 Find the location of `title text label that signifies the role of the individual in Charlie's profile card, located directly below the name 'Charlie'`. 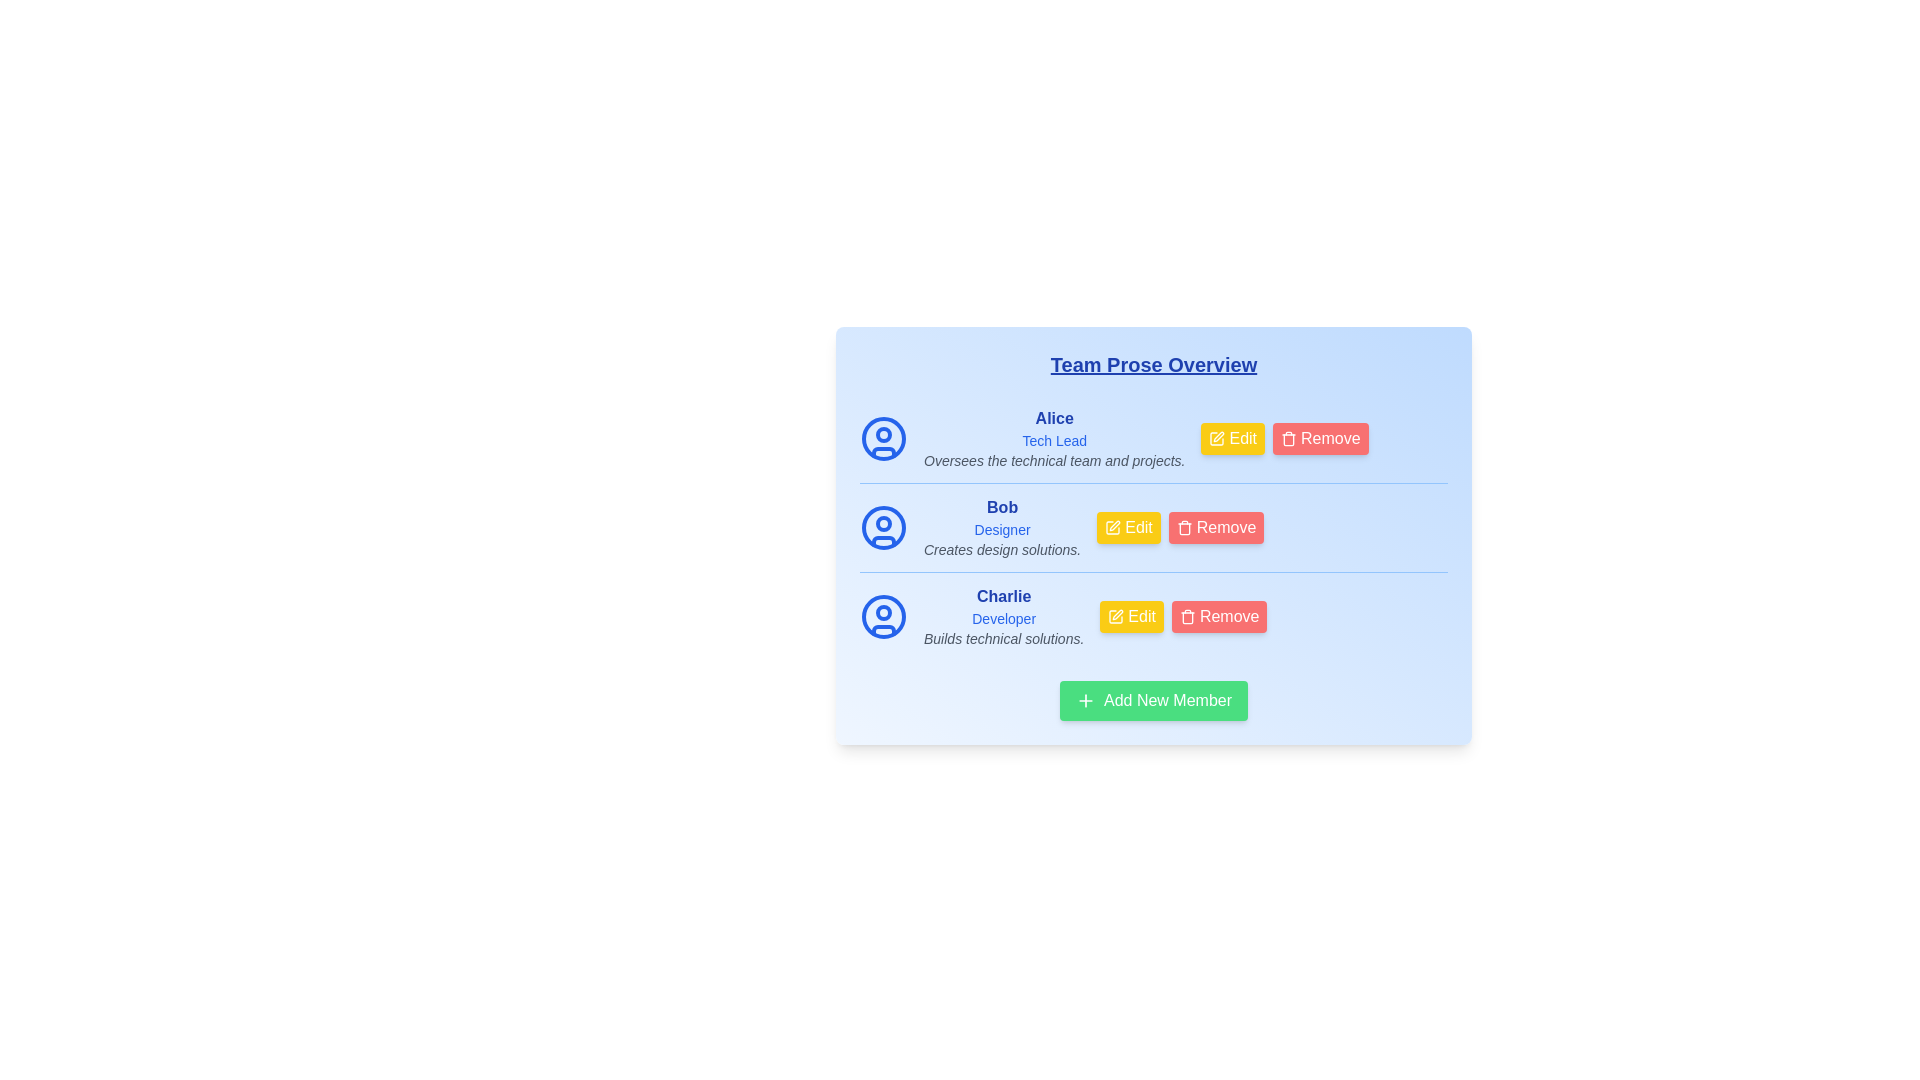

title text label that signifies the role of the individual in Charlie's profile card, located directly below the name 'Charlie' is located at coordinates (1004, 617).